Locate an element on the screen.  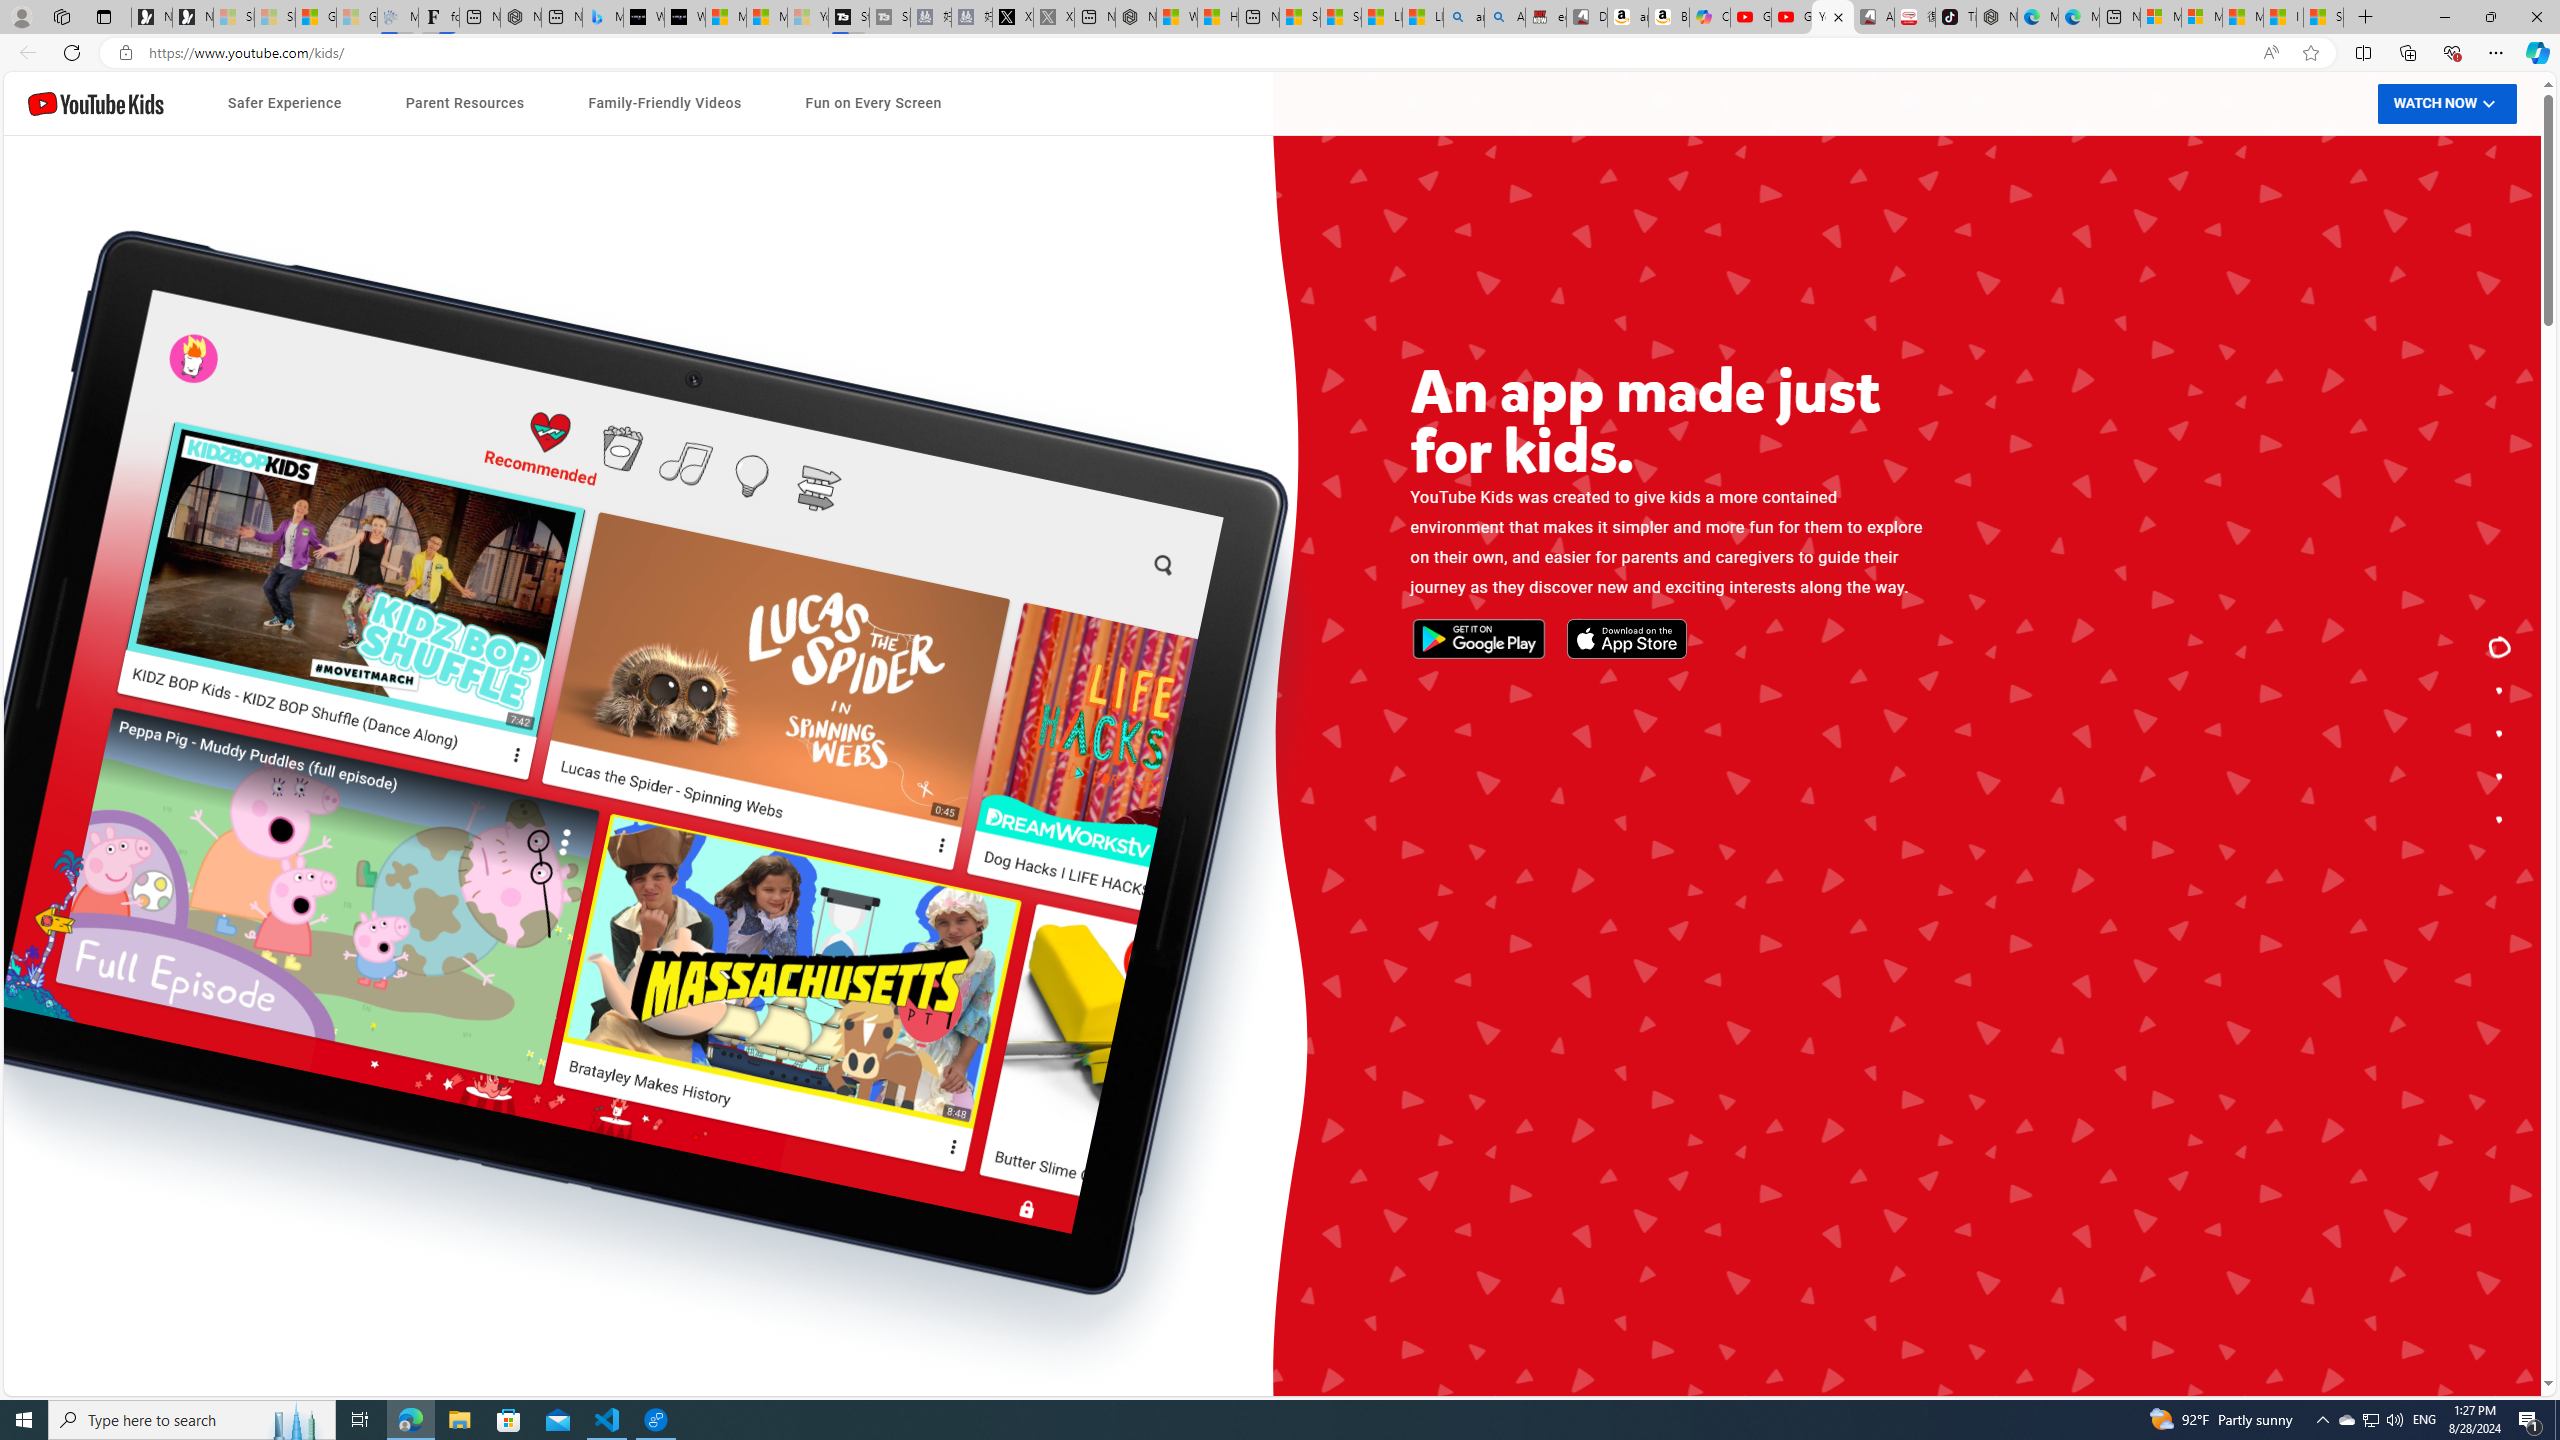
'WATCH NOW' is located at coordinates (2446, 103).